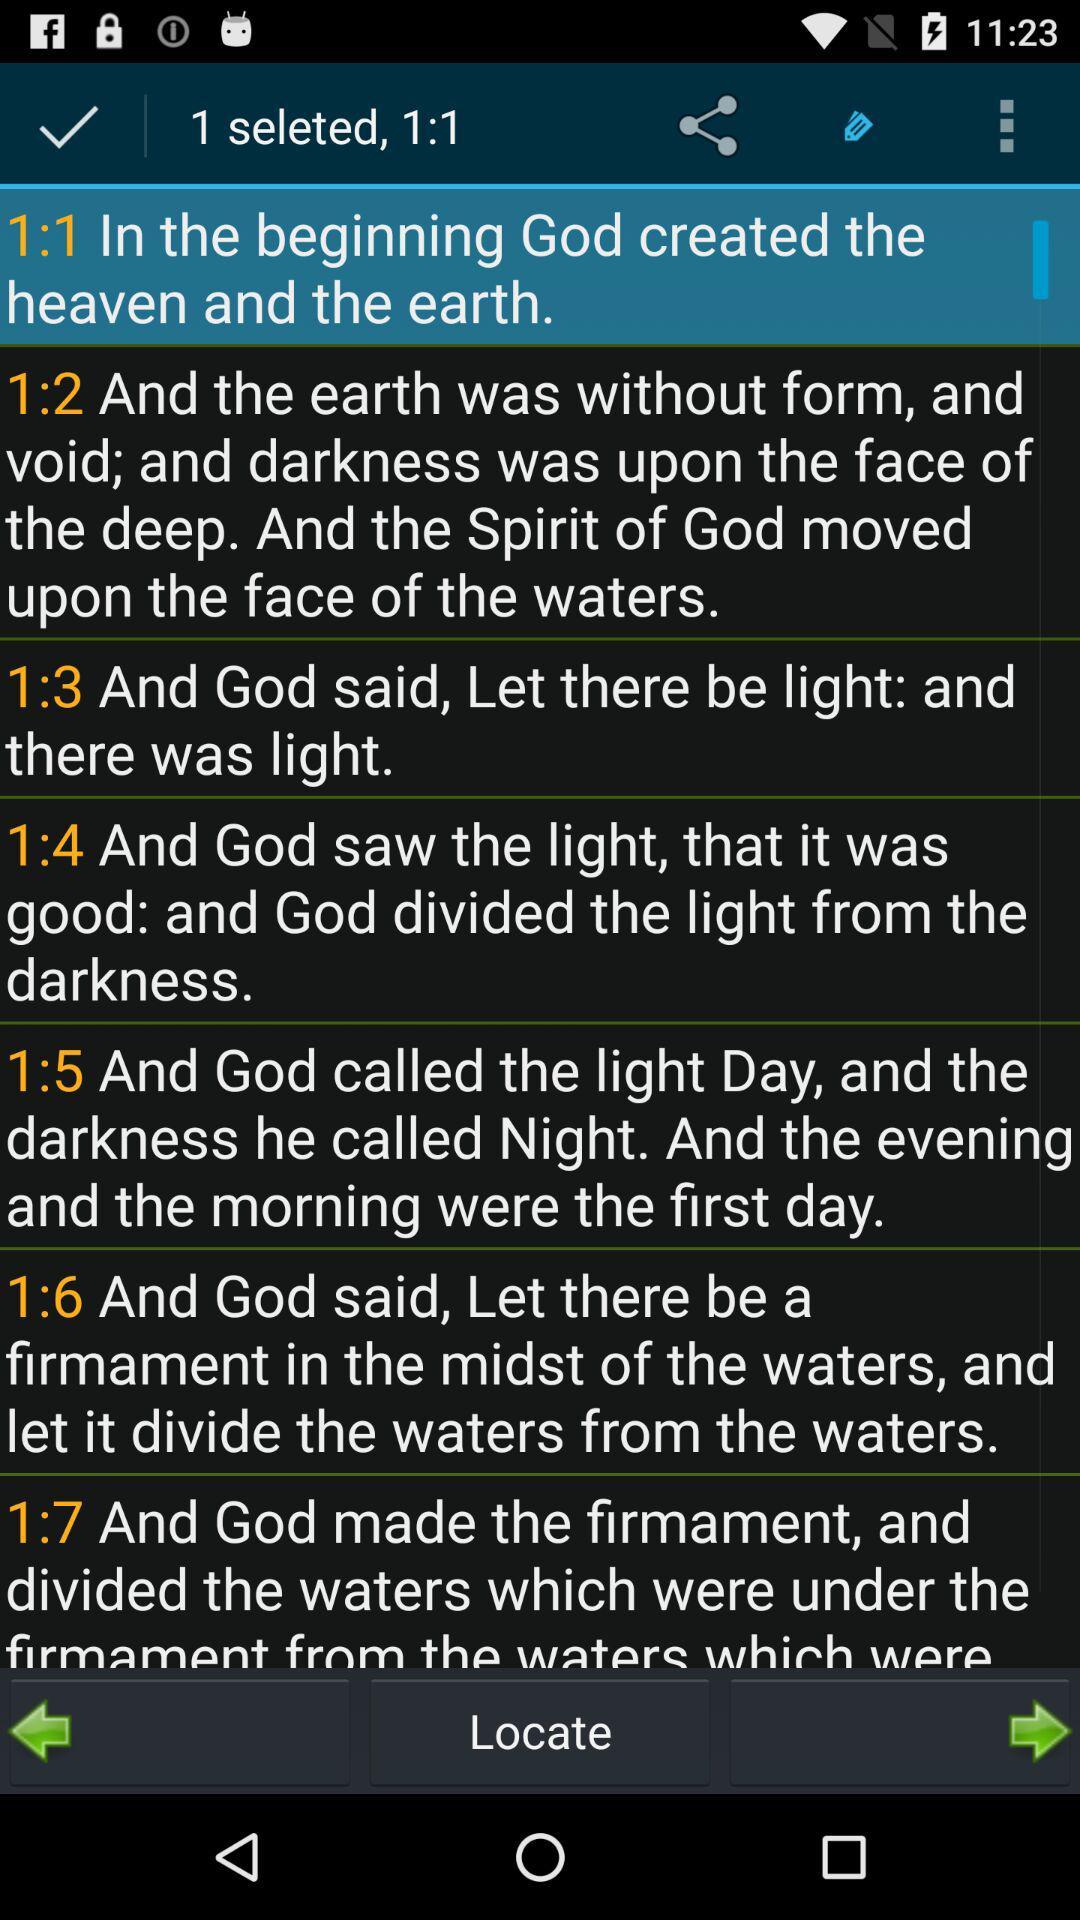  What do you see at coordinates (540, 1730) in the screenshot?
I see `icon below 1 7 and icon` at bounding box center [540, 1730].